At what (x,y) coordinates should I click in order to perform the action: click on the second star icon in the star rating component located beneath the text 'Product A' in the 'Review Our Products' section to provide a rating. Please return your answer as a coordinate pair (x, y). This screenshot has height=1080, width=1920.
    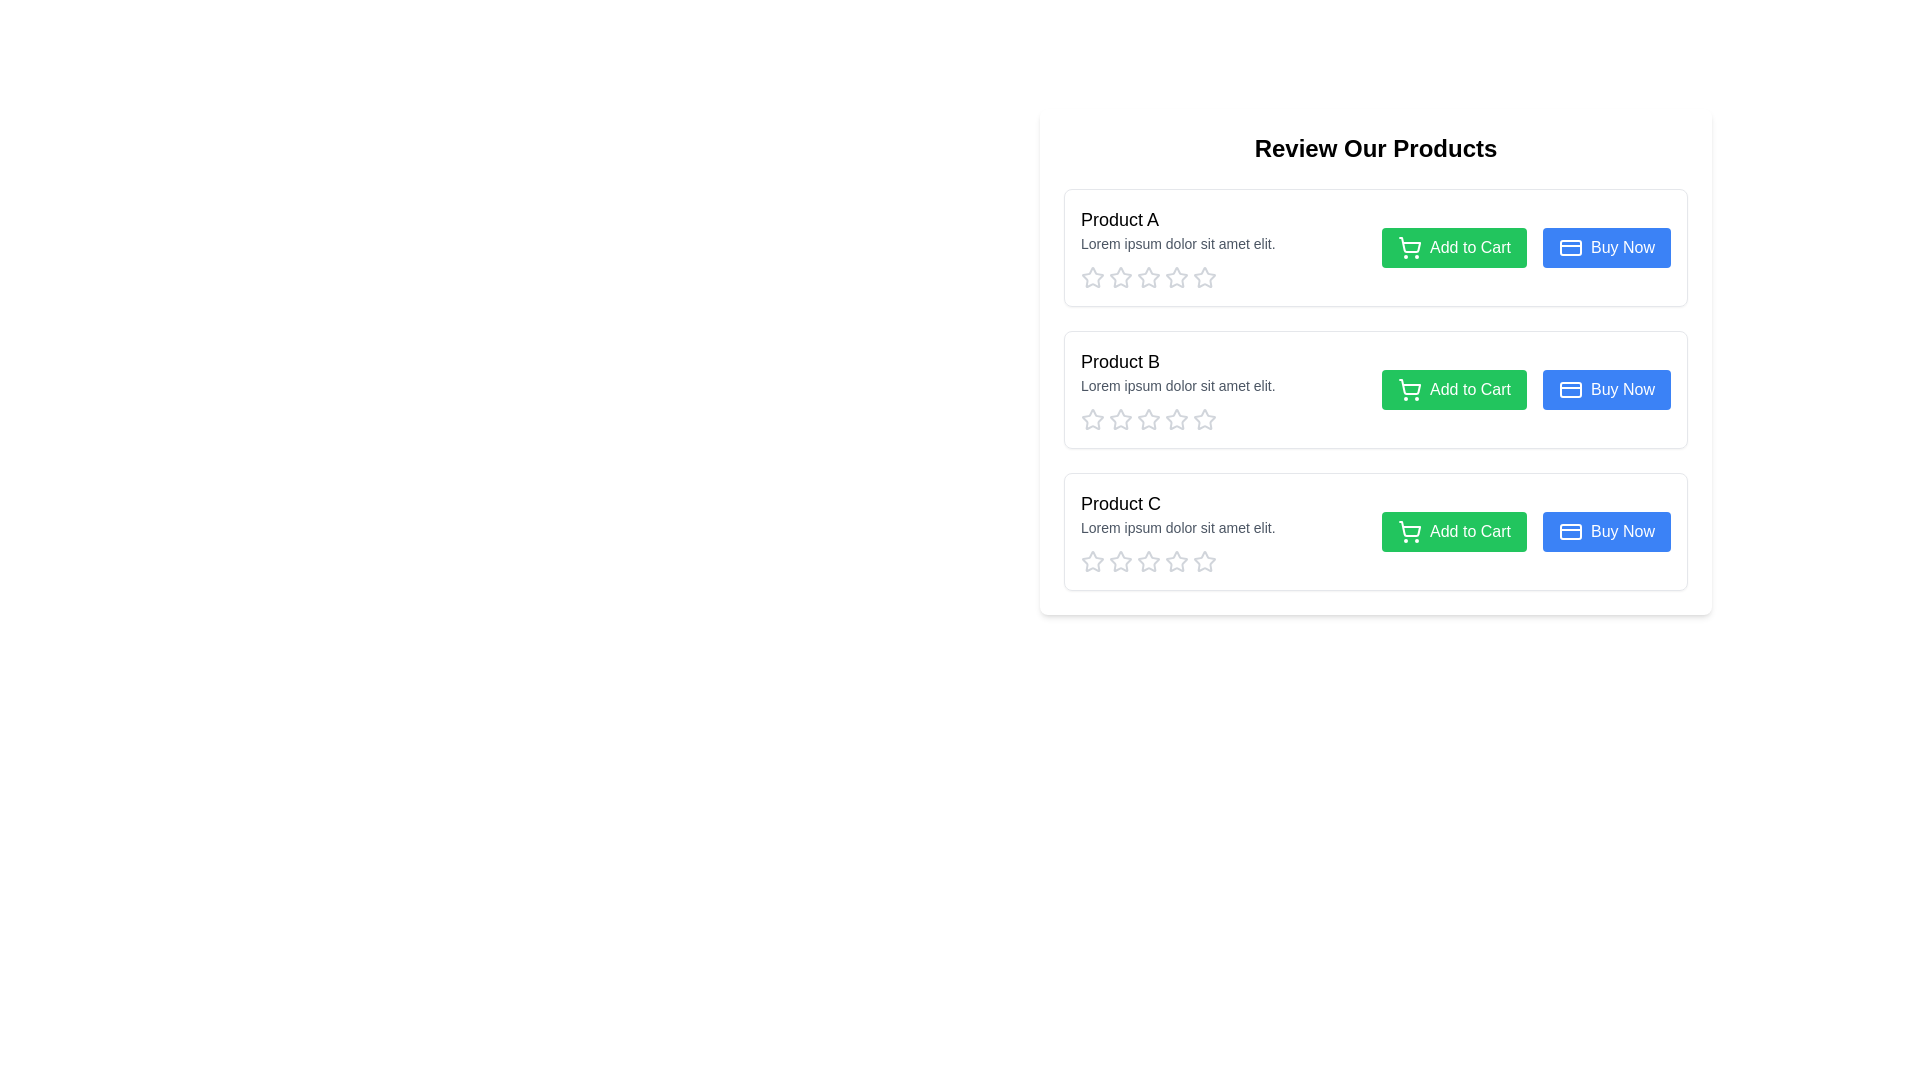
    Looking at the image, I should click on (1148, 277).